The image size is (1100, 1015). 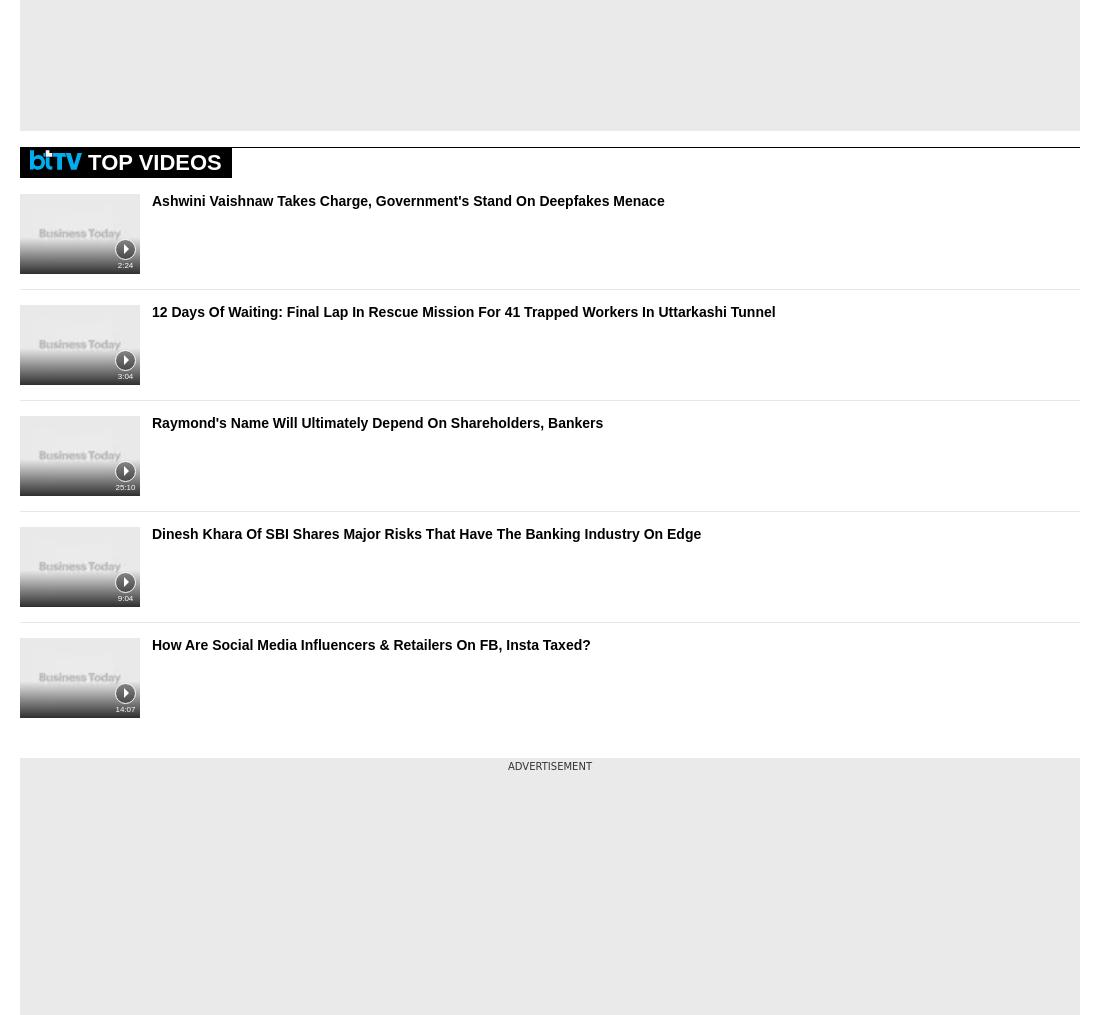 What do you see at coordinates (462, 309) in the screenshot?
I see `'12 Days Of Waiting: Final Lap In Rescue Mission For 41 Trapped Workers In Uttarkashi Tunnel'` at bounding box center [462, 309].